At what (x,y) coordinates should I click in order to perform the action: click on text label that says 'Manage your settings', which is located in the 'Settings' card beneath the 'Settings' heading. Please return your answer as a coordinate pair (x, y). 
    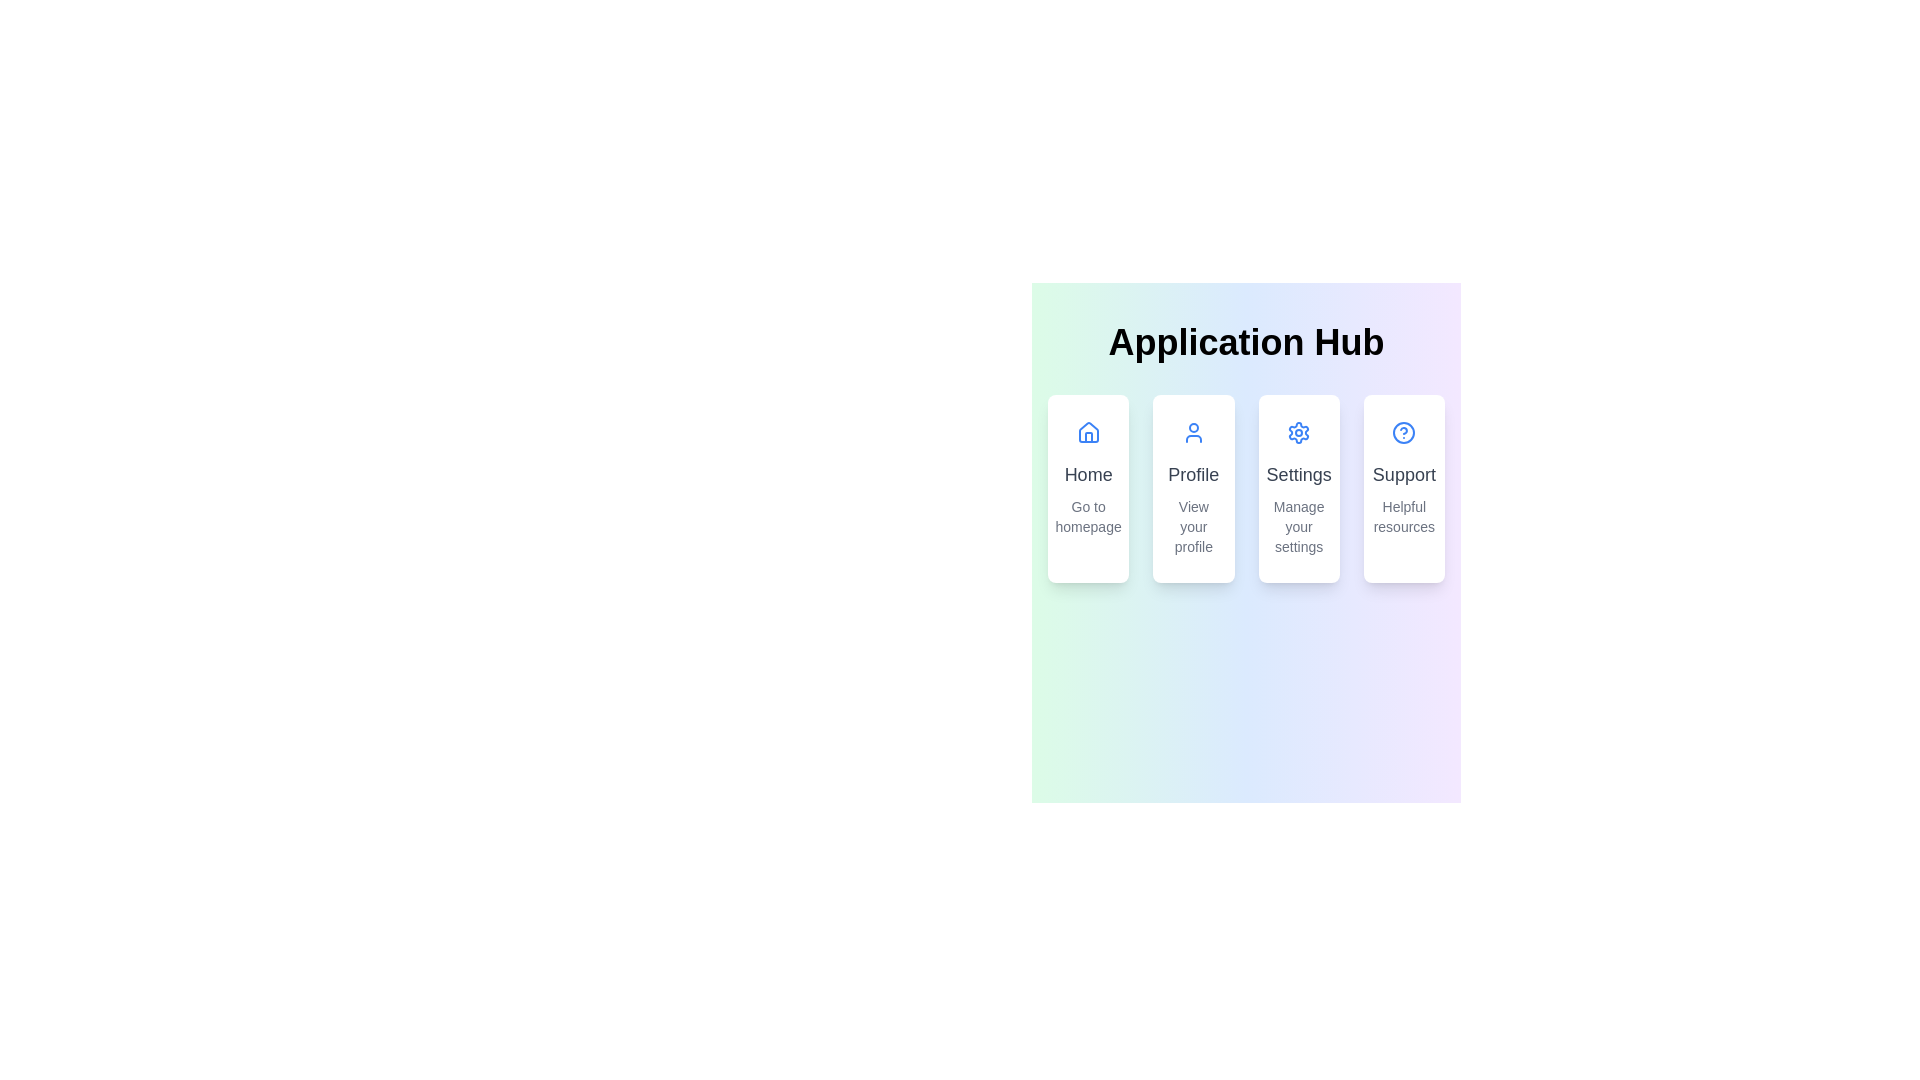
    Looking at the image, I should click on (1299, 526).